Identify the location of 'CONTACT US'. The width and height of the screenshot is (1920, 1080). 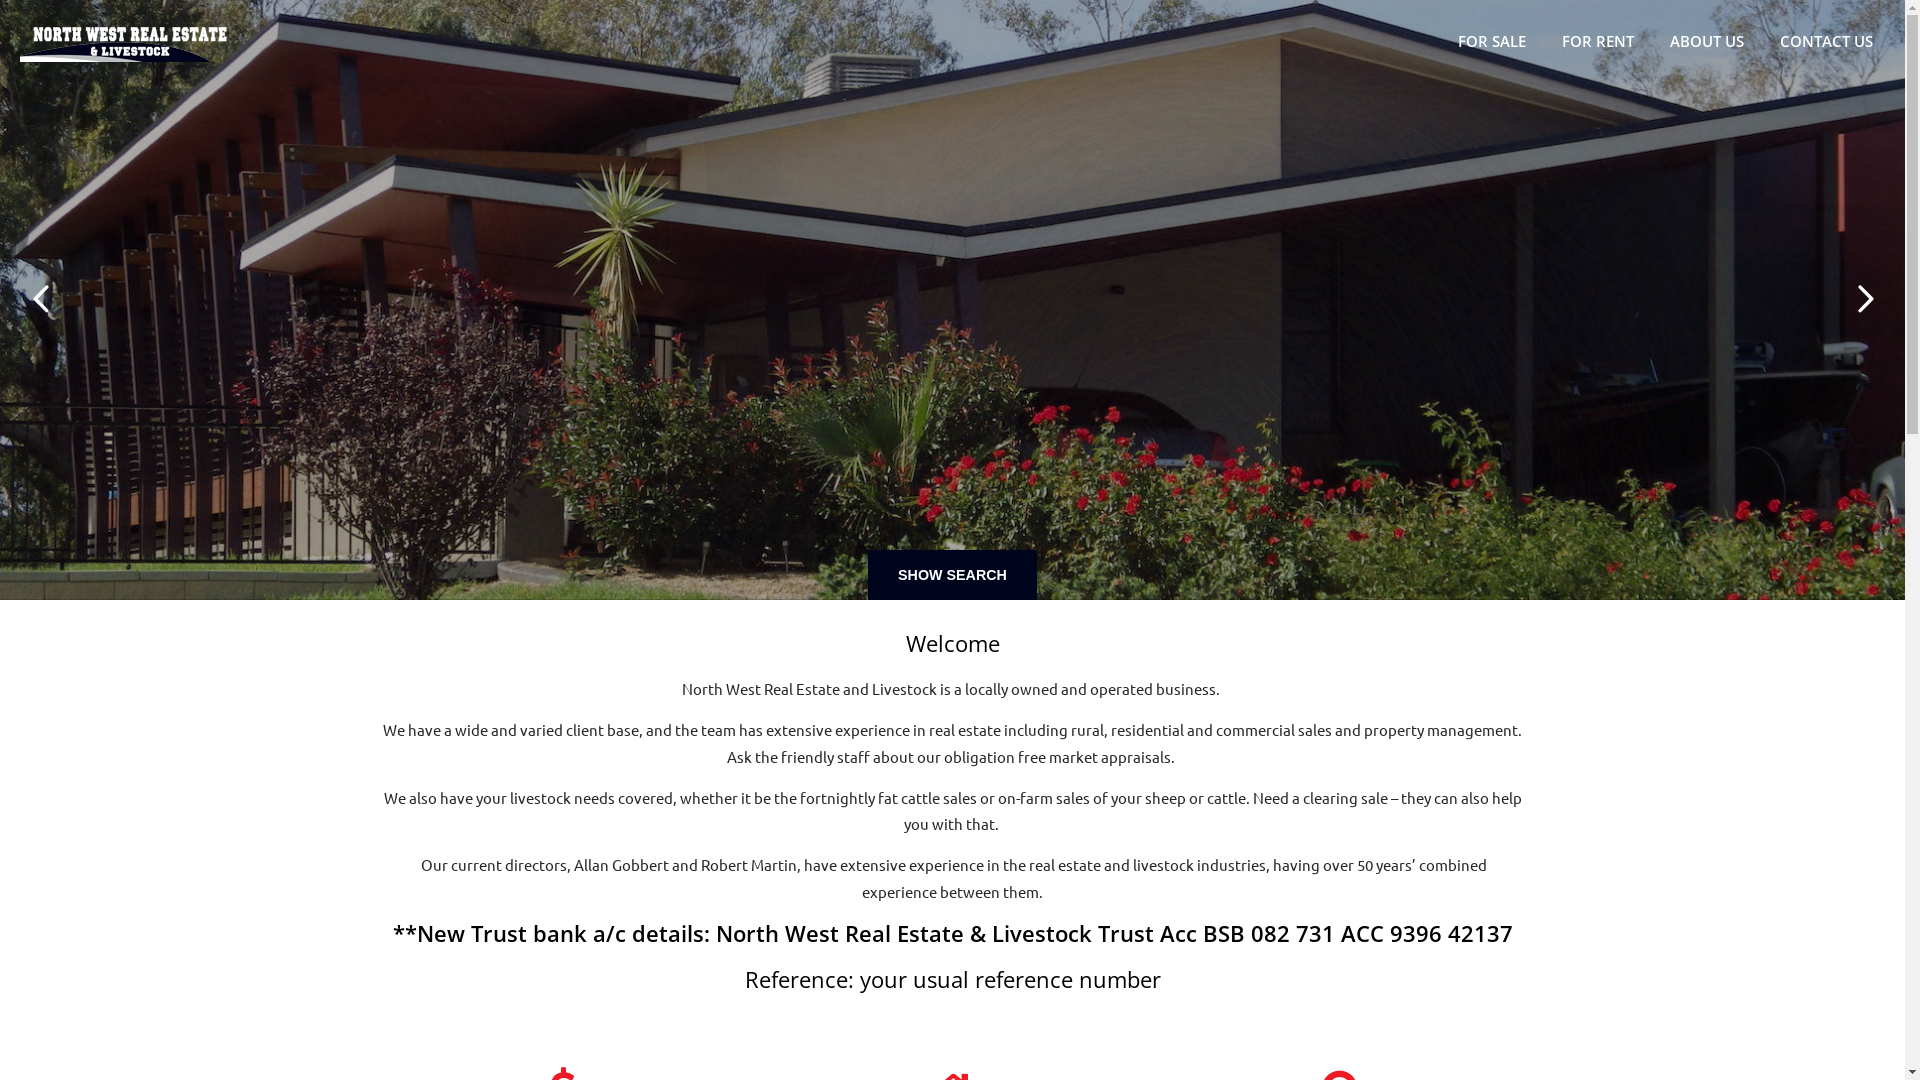
(1832, 41).